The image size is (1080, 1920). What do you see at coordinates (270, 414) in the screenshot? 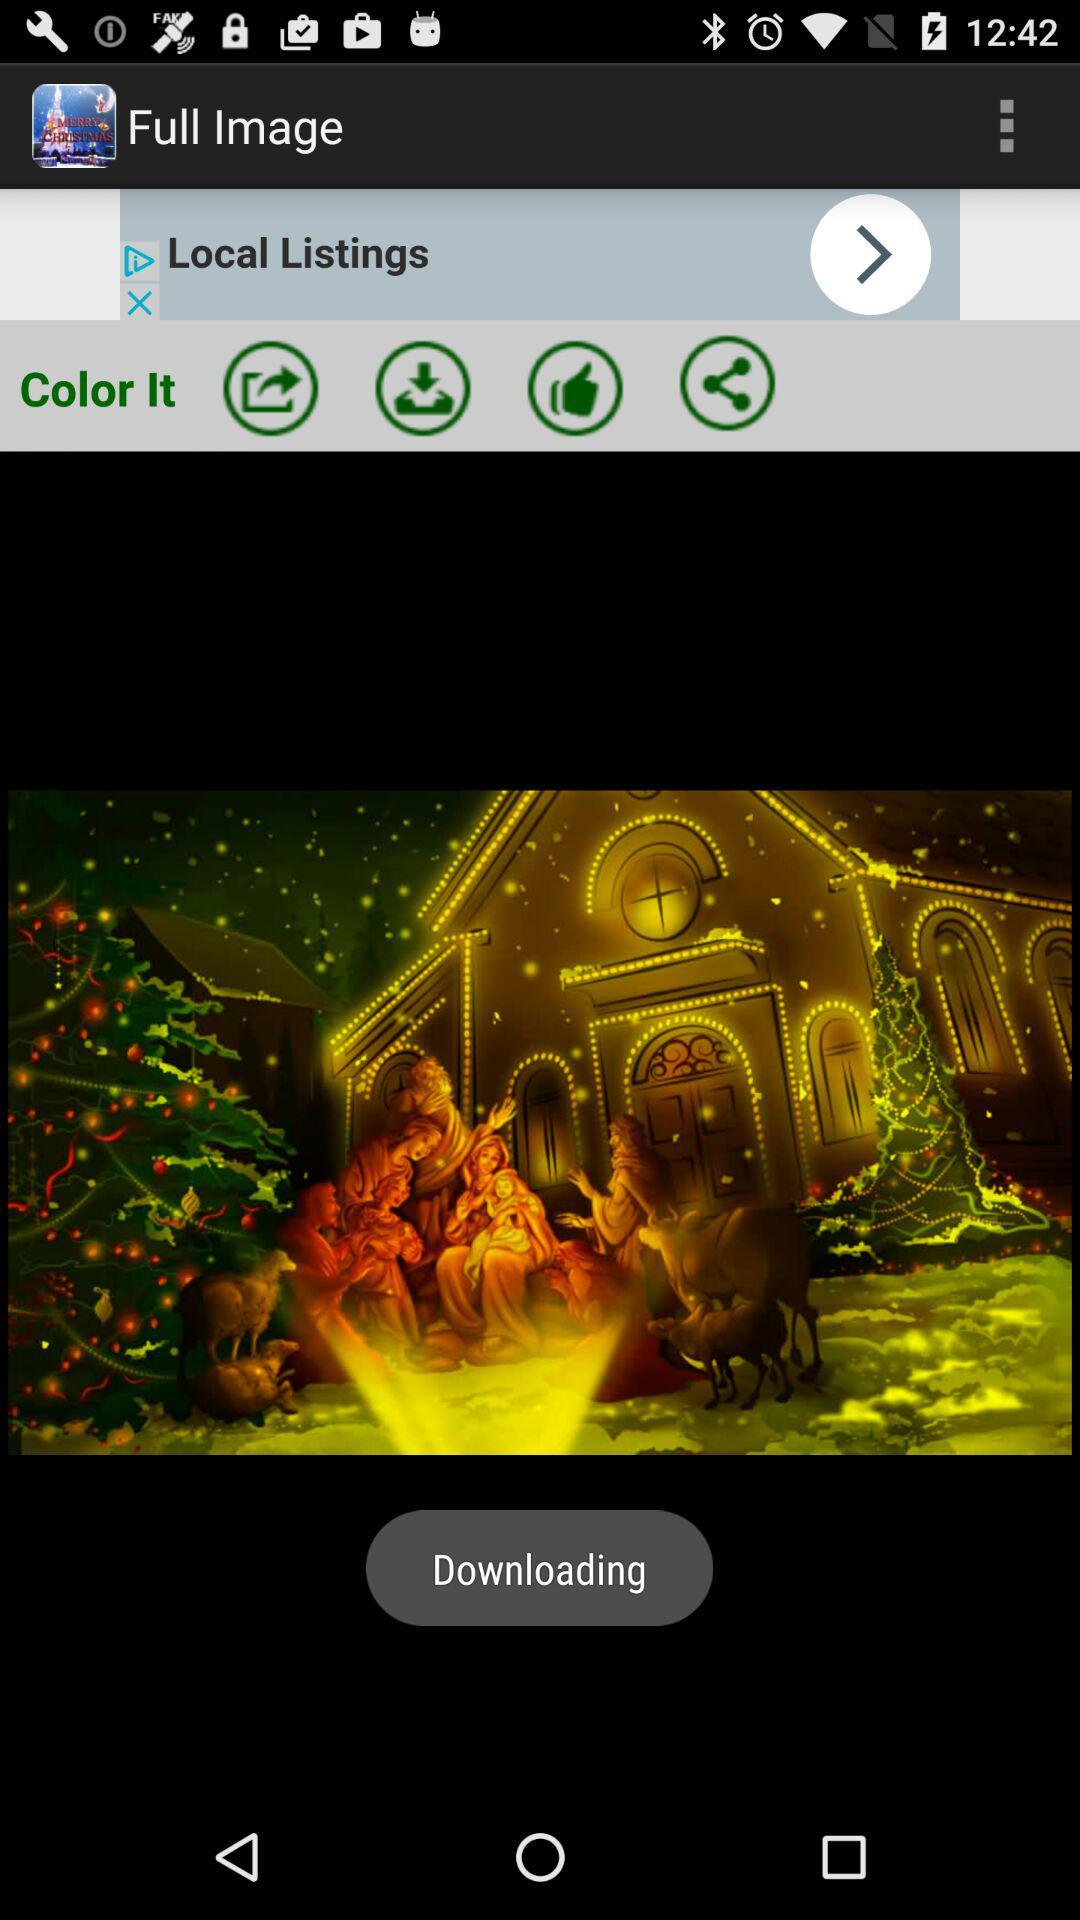
I see `the launch icon` at bounding box center [270, 414].